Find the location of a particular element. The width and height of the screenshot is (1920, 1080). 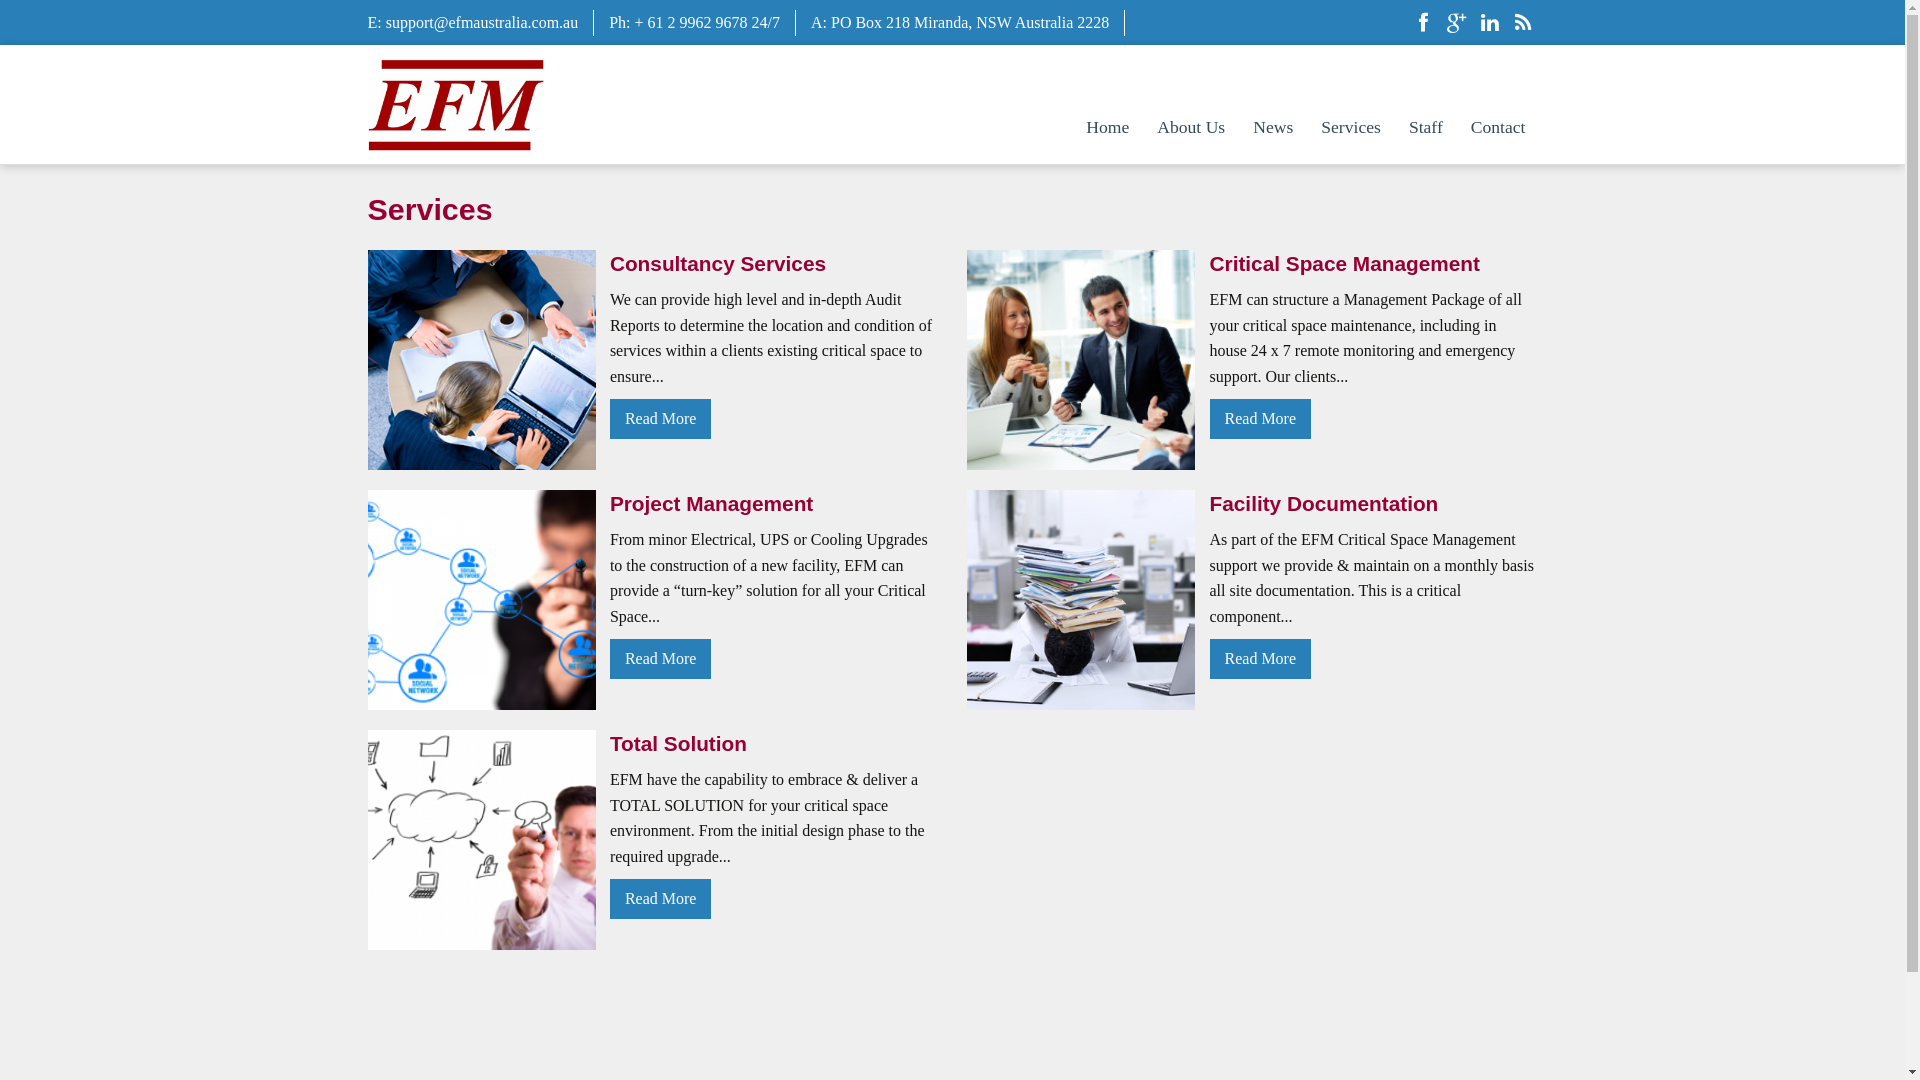

'A: PO Box 218 Miranda, NSW Australia 2228' is located at coordinates (960, 22).